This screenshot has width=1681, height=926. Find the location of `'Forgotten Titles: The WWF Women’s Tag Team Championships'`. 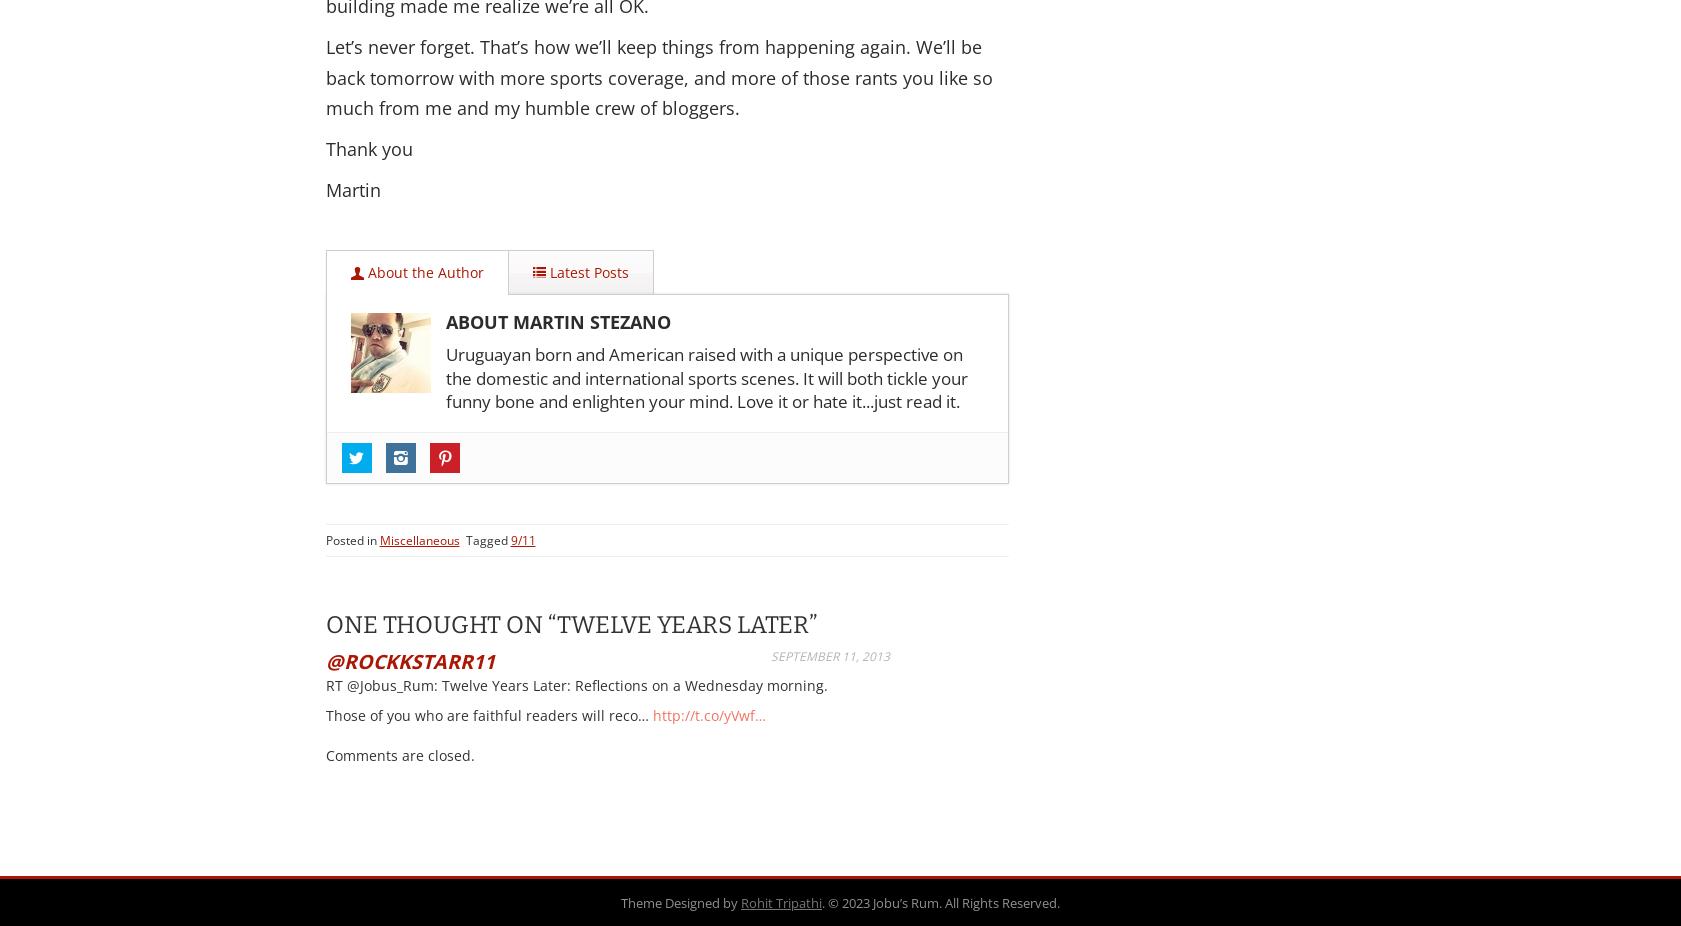

'Forgotten Titles: The WWF Women’s Tag Team Championships' is located at coordinates (639, 608).